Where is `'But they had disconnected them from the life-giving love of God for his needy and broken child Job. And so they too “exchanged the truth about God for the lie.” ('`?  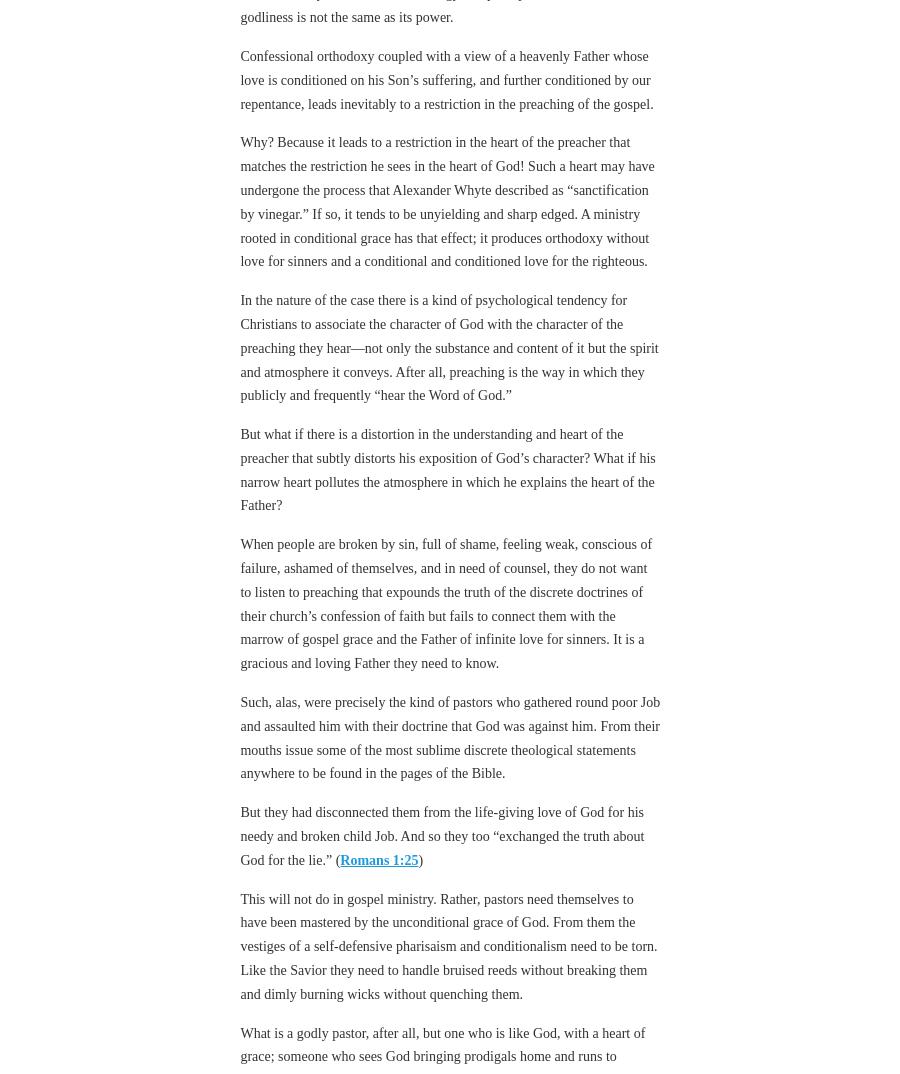
'But they had disconnected them from the life-giving love of God for his needy and broken child Job. And so they too “exchanged the truth about God for the lie.” (' is located at coordinates (441, 780).